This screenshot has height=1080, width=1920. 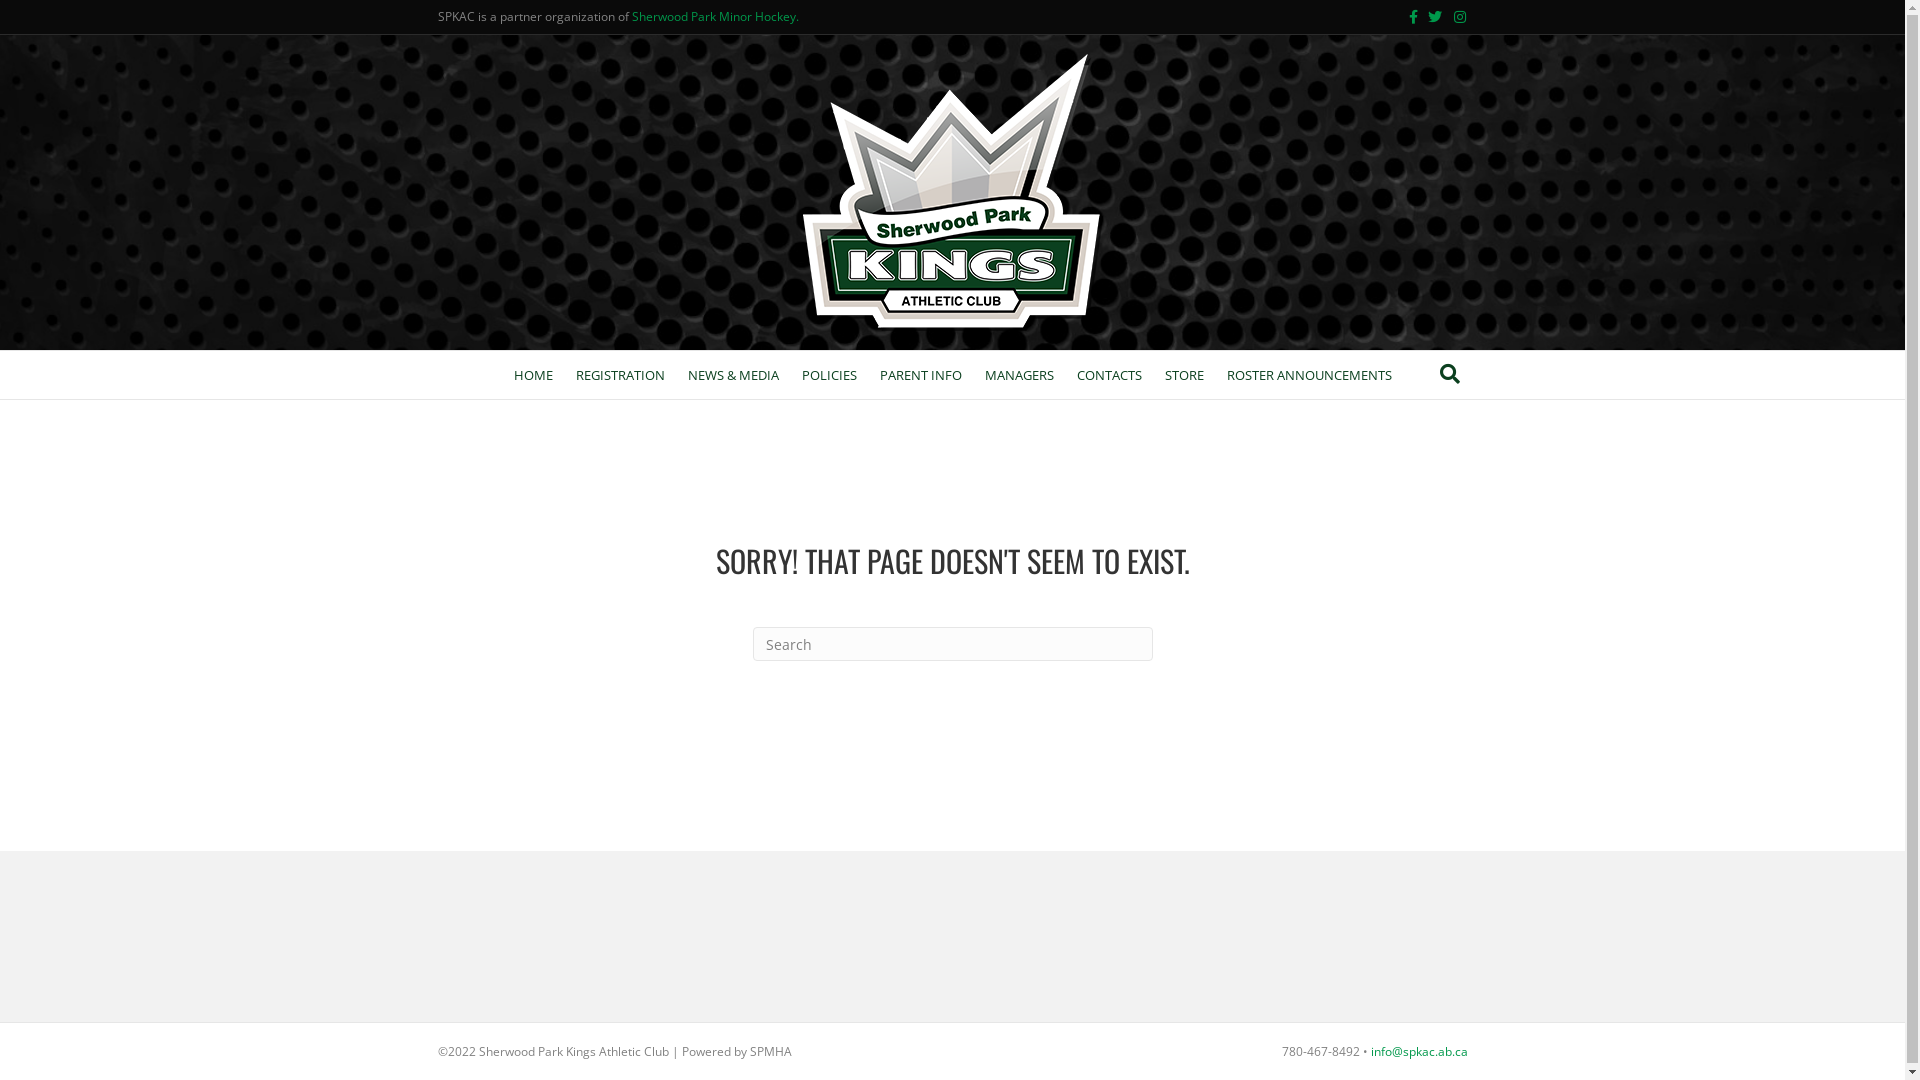 I want to click on 'CONTACTS', so click(x=1107, y=374).